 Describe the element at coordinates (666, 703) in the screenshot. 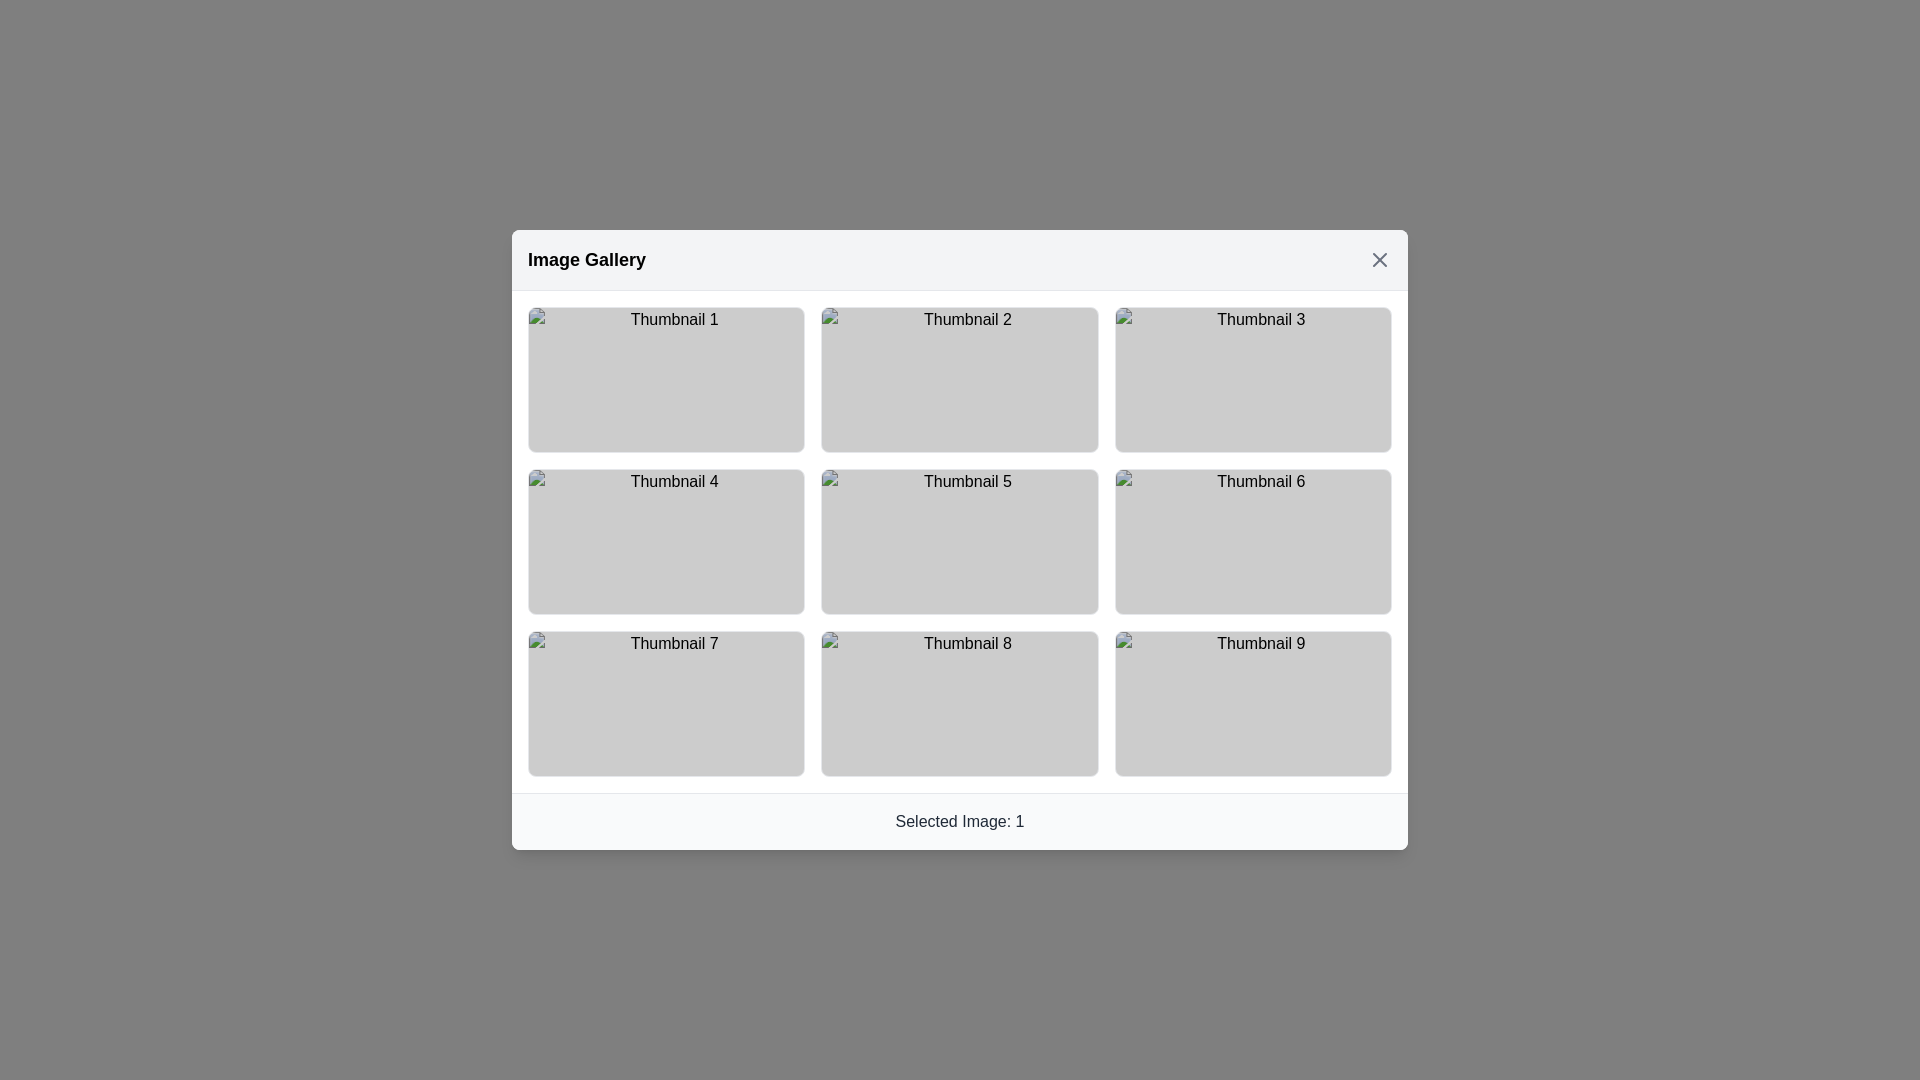

I see `the first image thumbnail` at that location.